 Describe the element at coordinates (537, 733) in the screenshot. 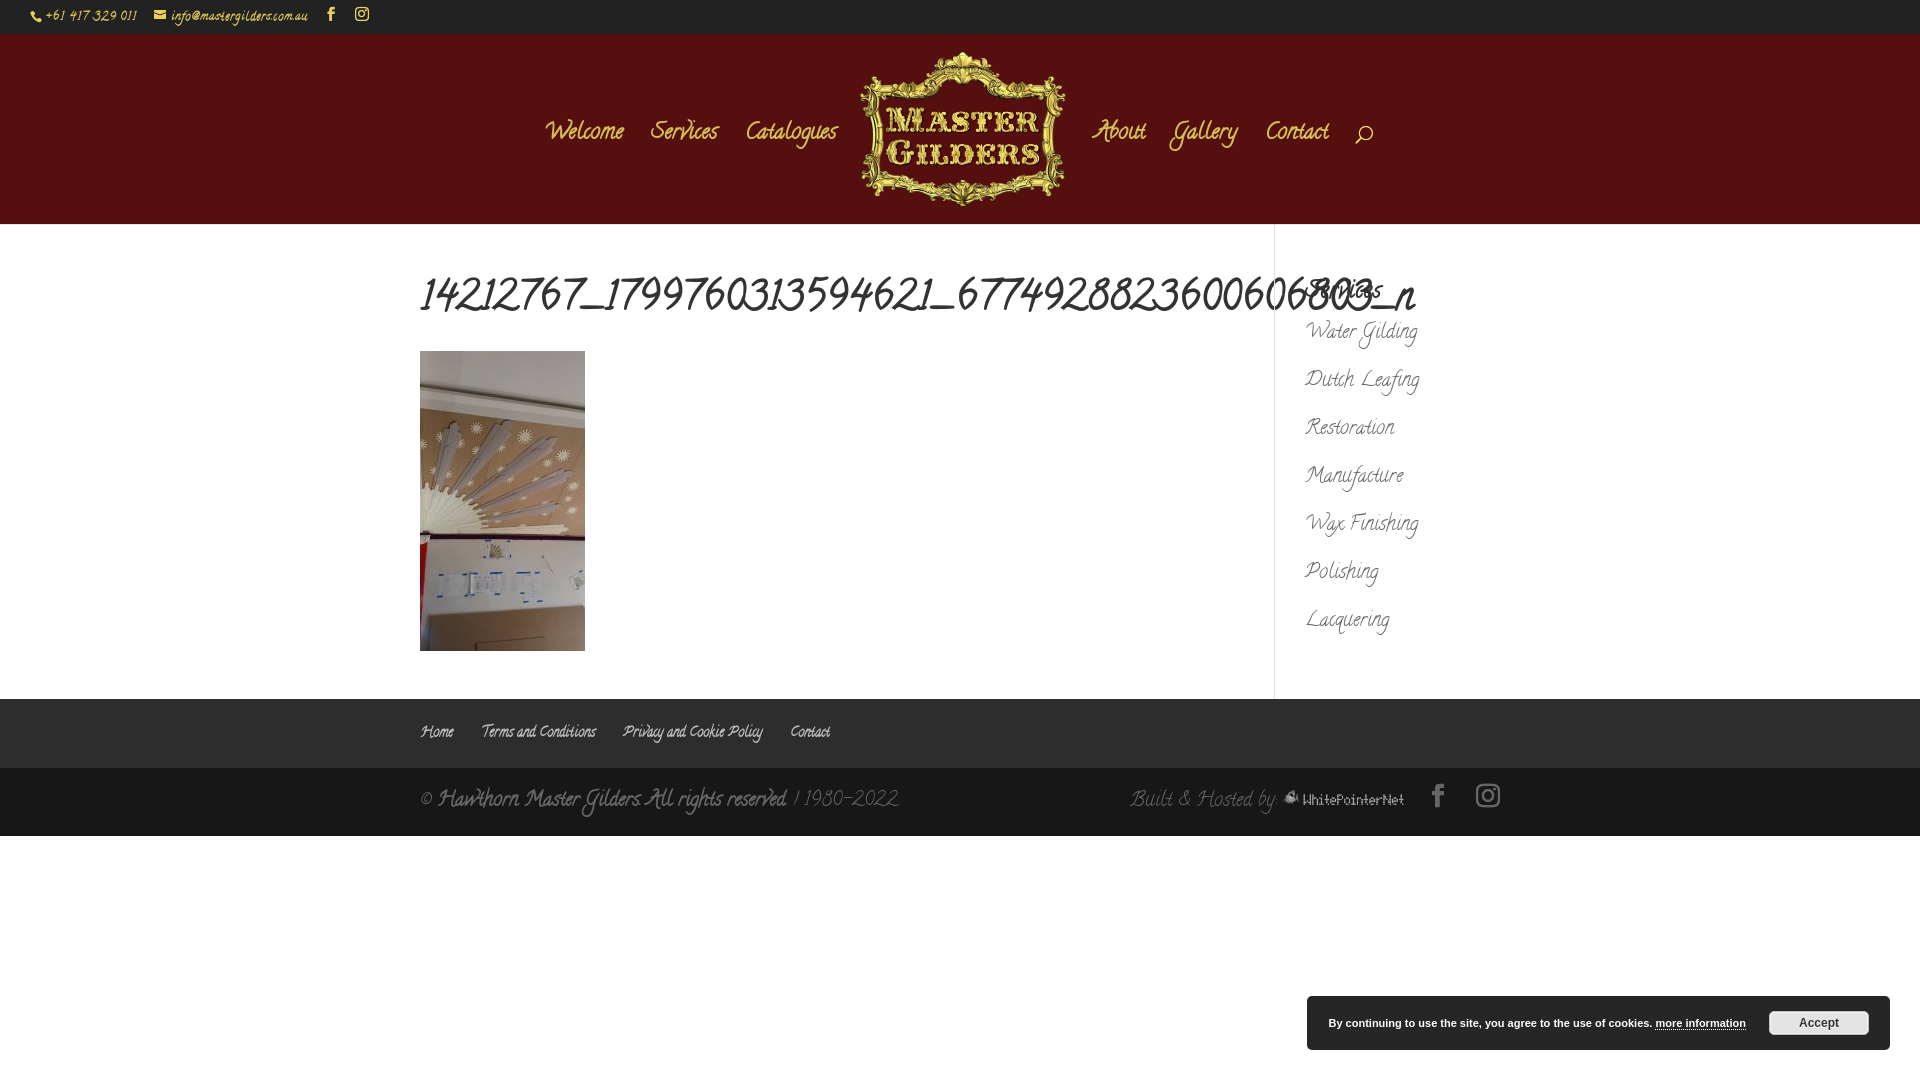

I see `'Terms and Conditions'` at that location.